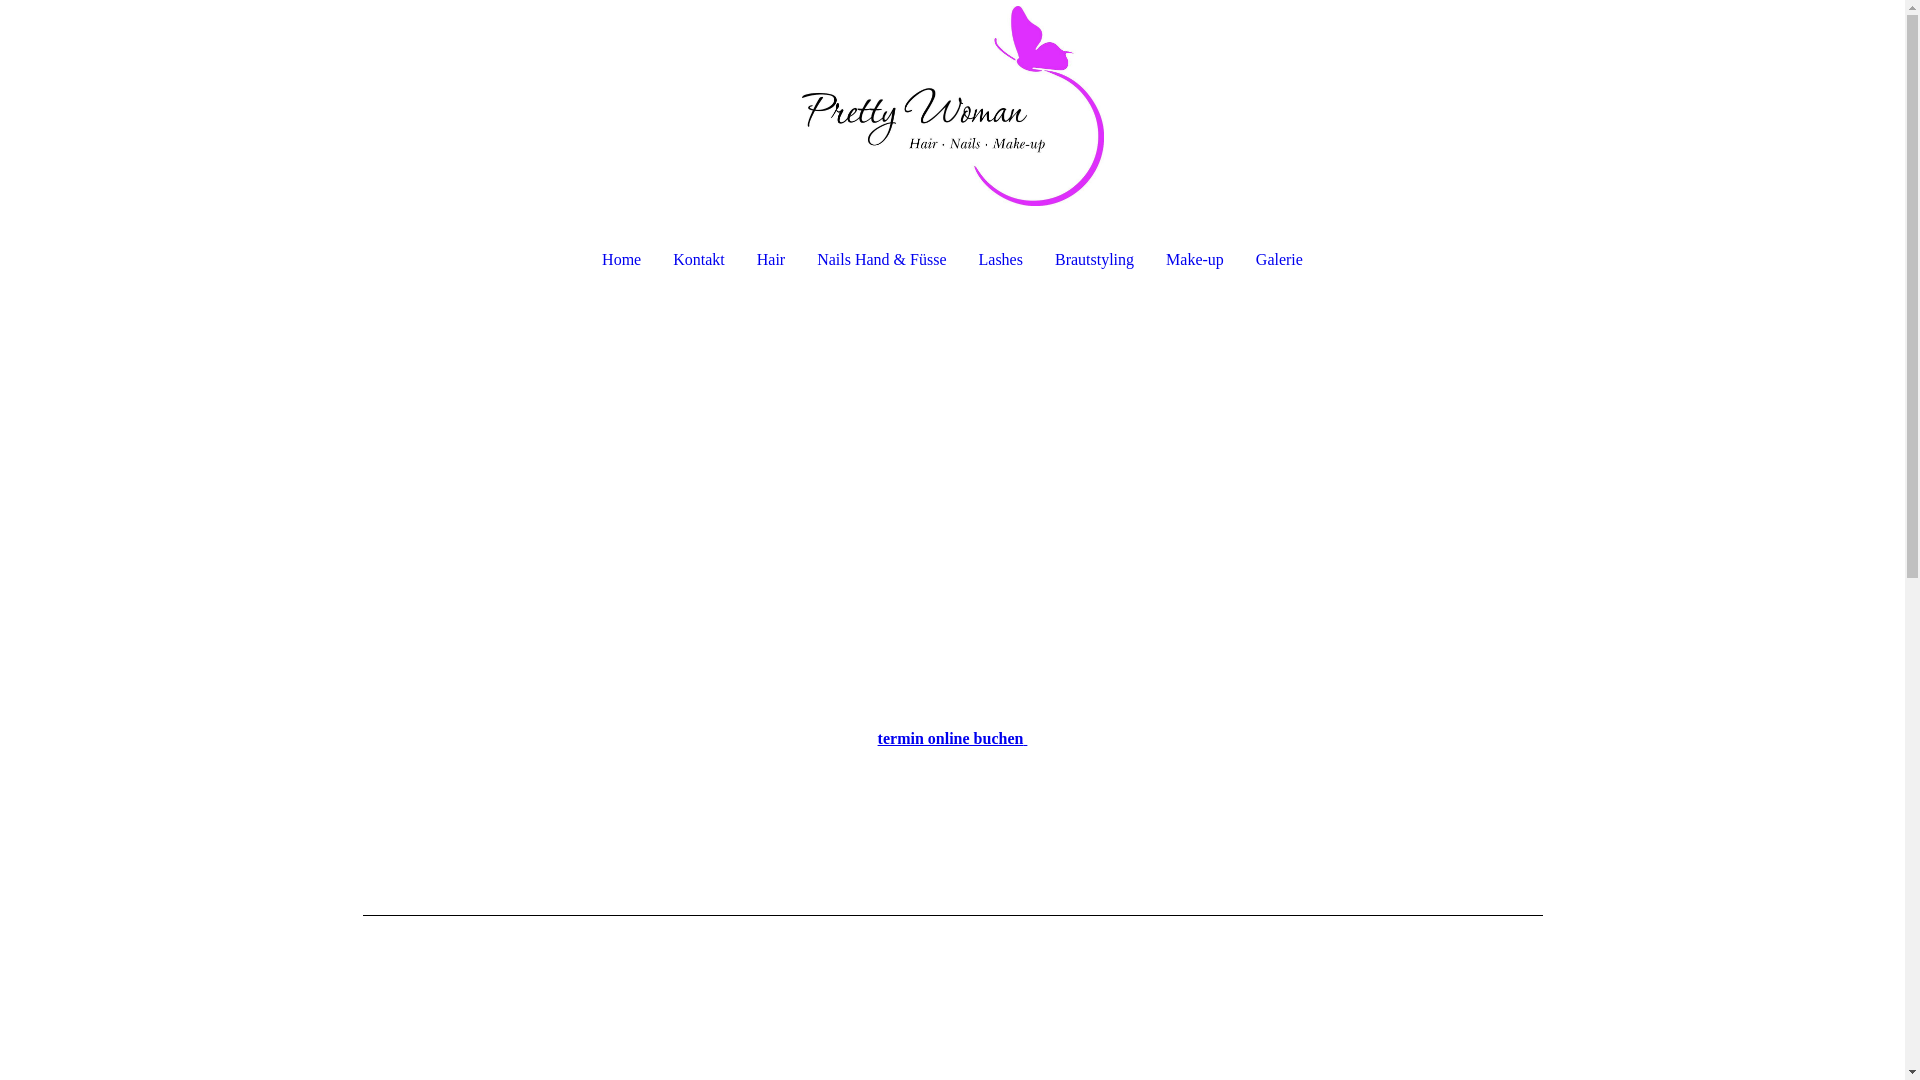 This screenshot has height=1080, width=1920. I want to click on 'Hair', so click(770, 258).